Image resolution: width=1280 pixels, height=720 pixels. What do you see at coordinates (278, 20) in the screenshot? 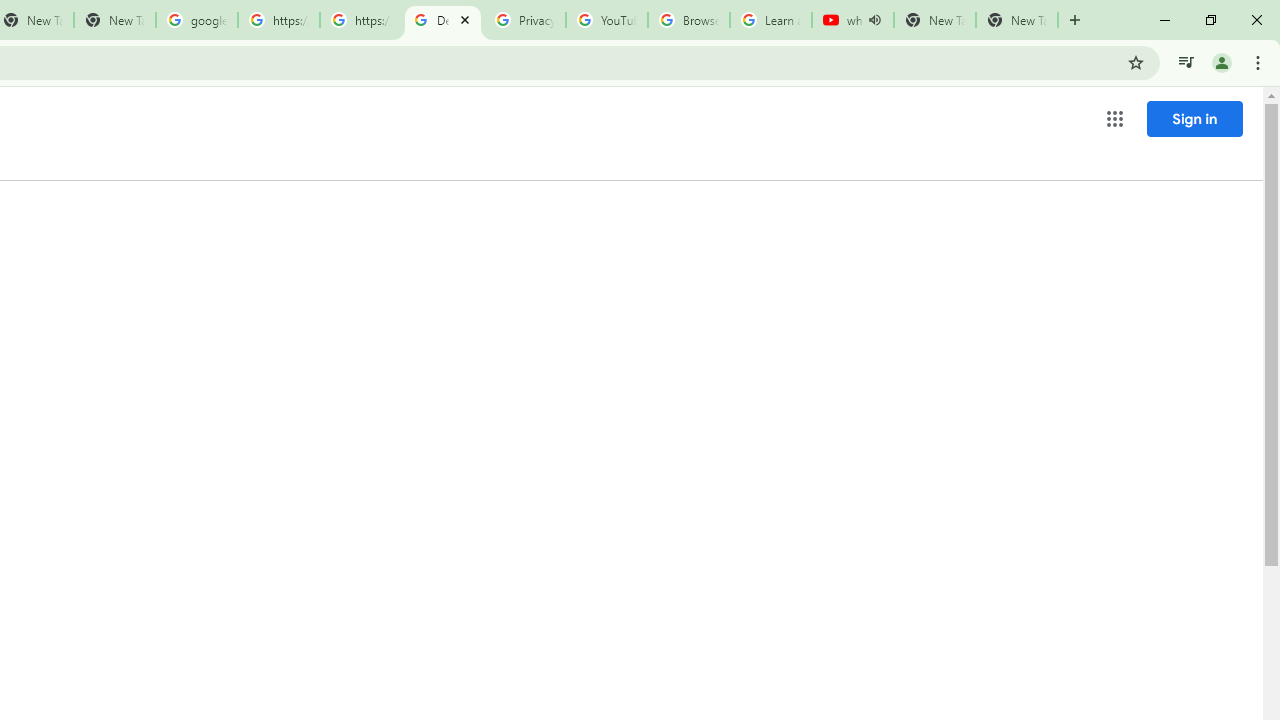
I see `'https://scholar.google.com/'` at bounding box center [278, 20].